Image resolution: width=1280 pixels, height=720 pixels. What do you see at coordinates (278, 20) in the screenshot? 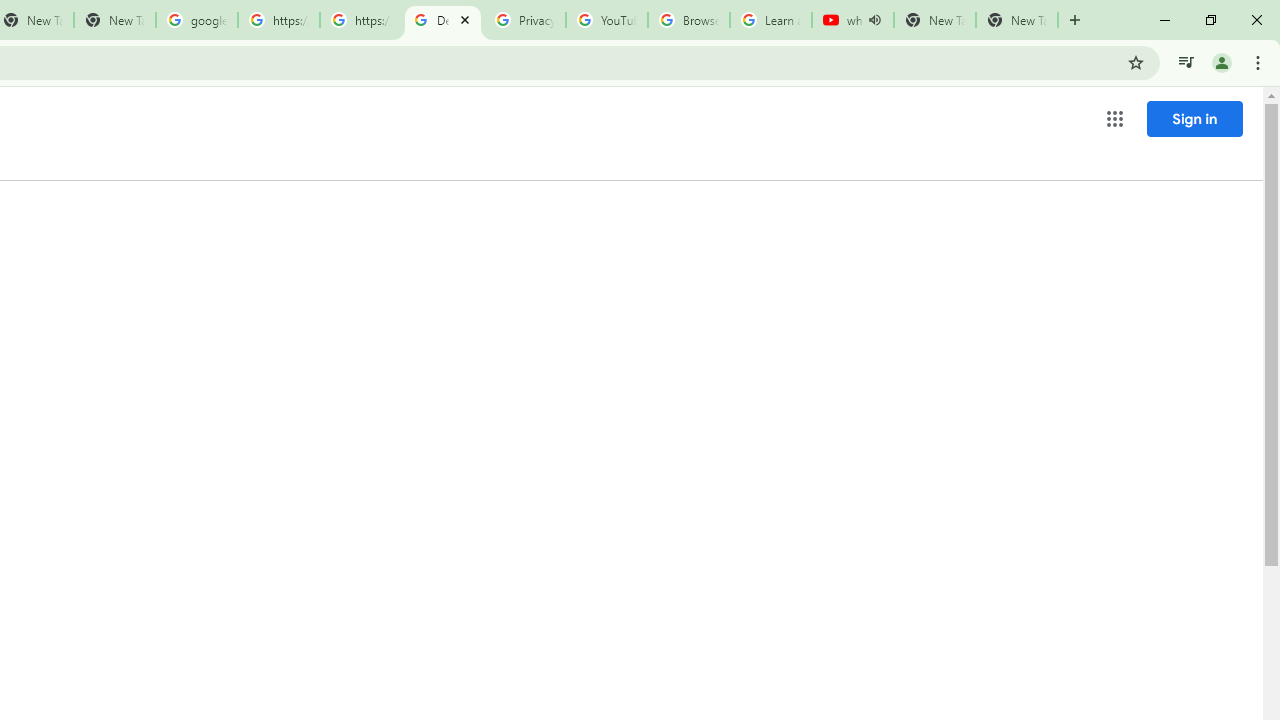
I see `'https://scholar.google.com/'` at bounding box center [278, 20].